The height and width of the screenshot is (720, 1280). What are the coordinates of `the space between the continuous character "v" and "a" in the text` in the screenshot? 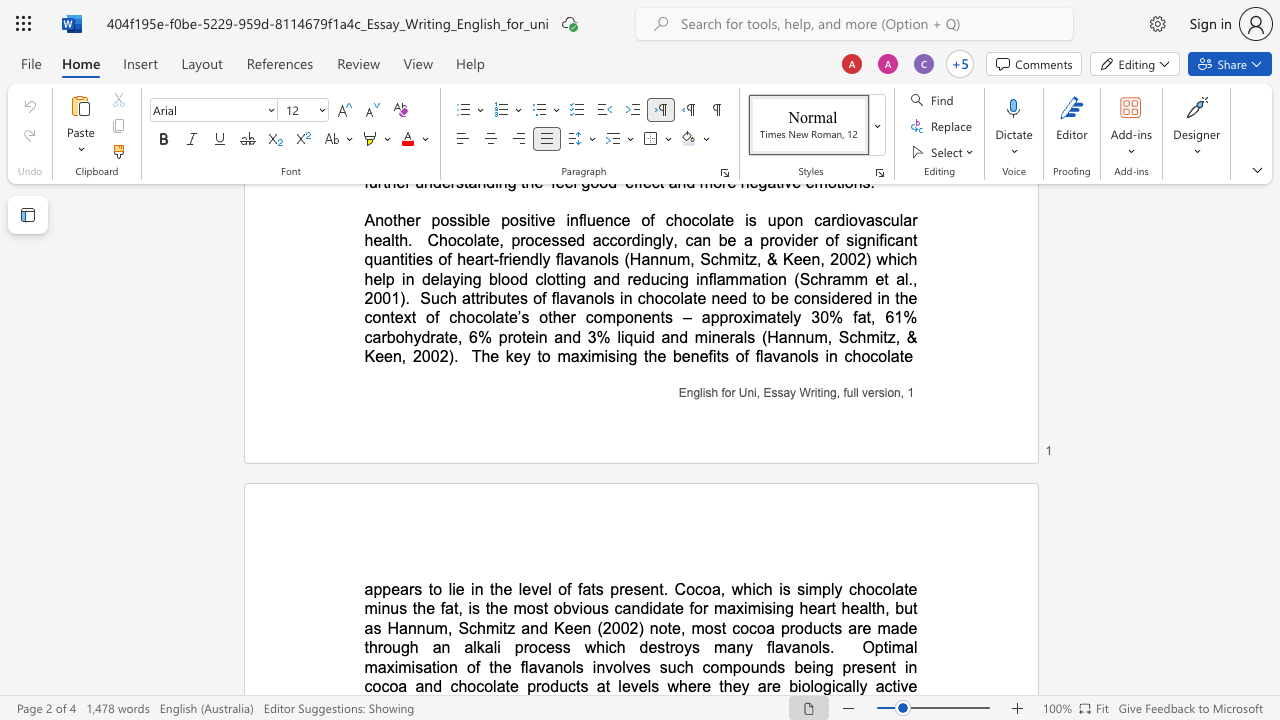 It's located at (545, 667).